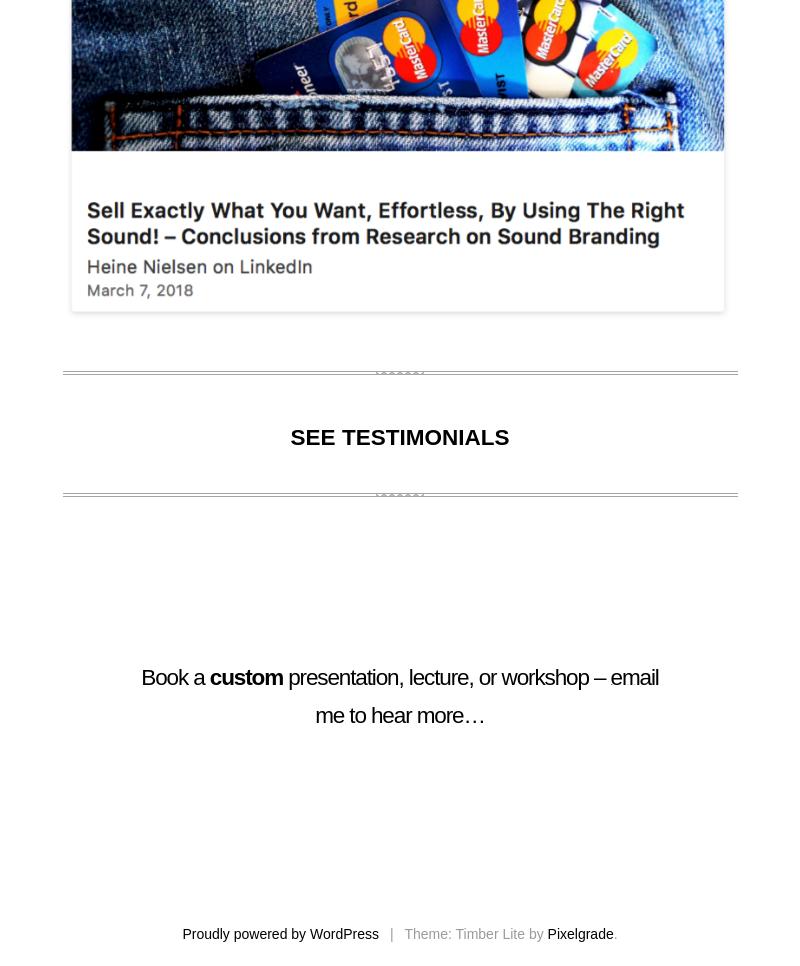 Image resolution: width=800 pixels, height=966 pixels. What do you see at coordinates (445, 677) in the screenshot?
I see `'presentation, lecture, or workshop –'` at bounding box center [445, 677].